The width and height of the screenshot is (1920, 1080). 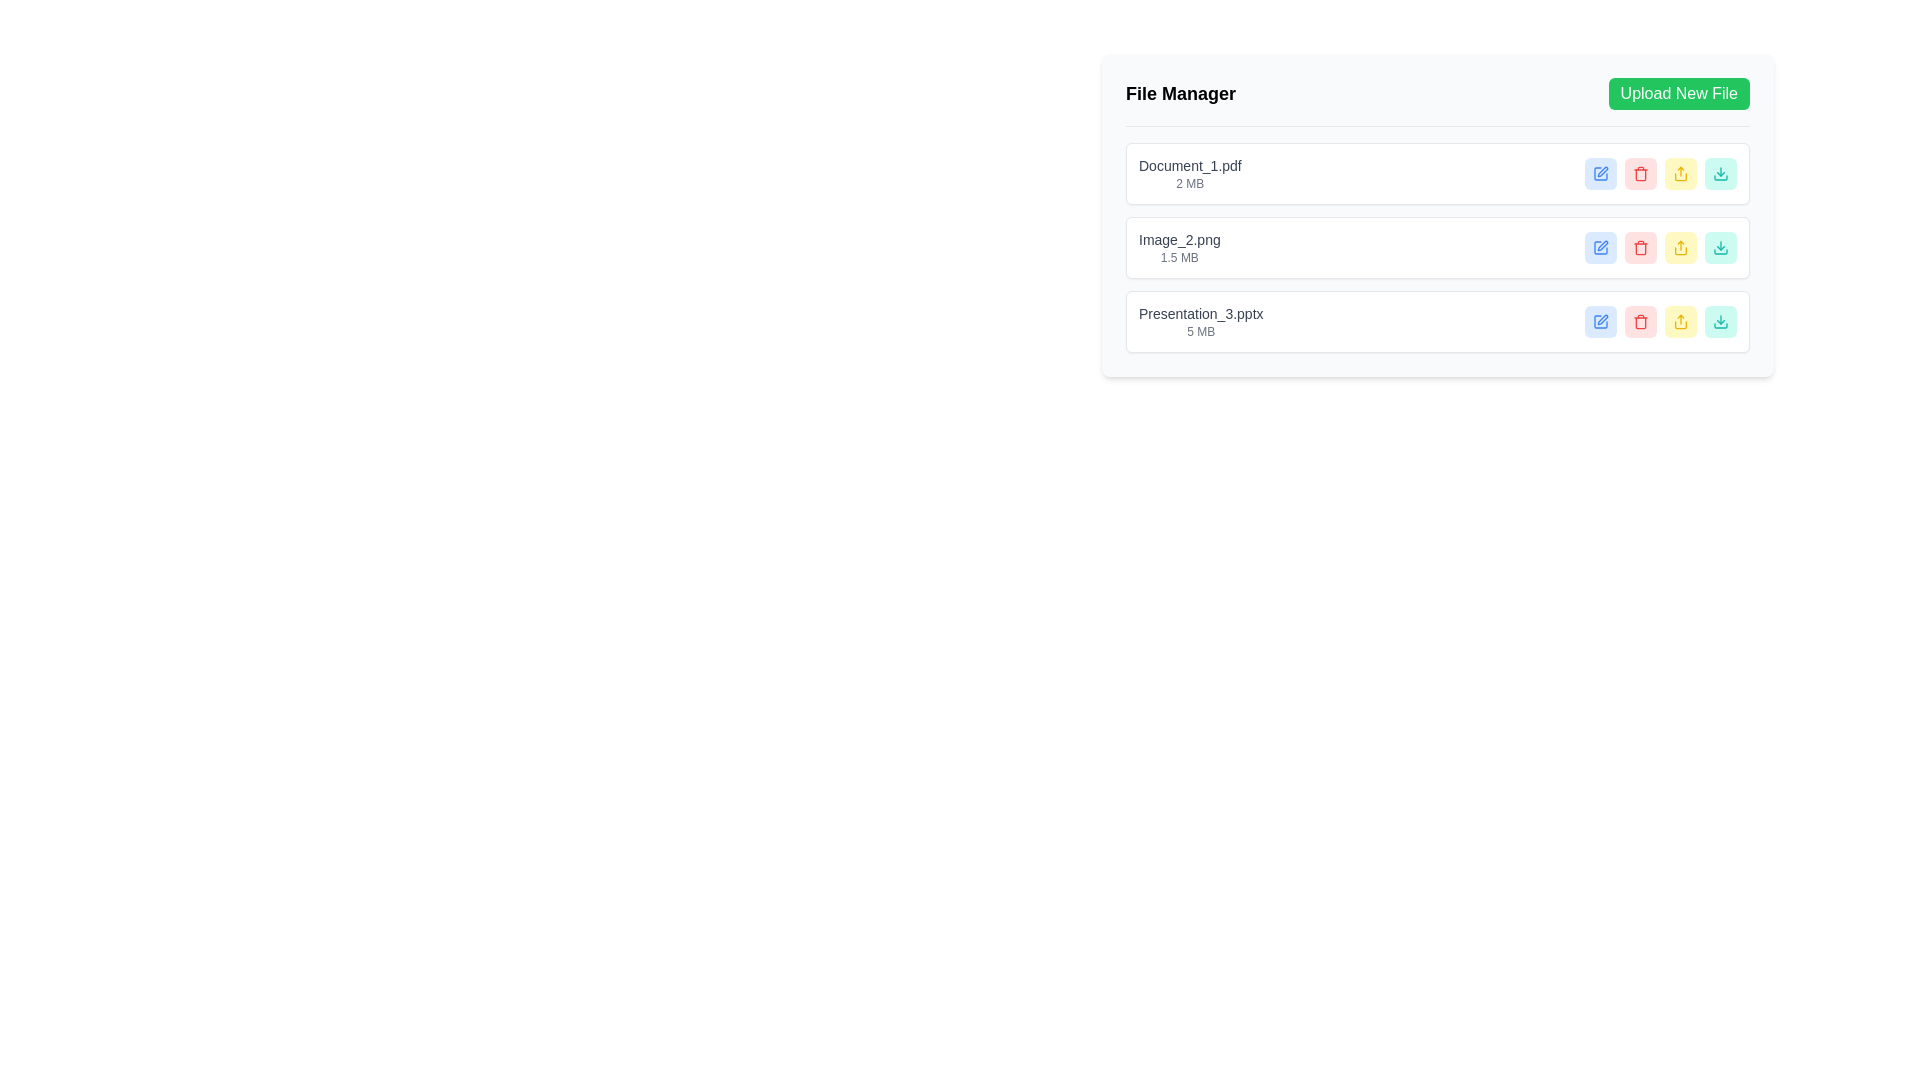 I want to click on the share button located in the top-right corner of the file manager interface associated with 'Document_1.pdf' to initiate the sharing action, so click(x=1680, y=172).